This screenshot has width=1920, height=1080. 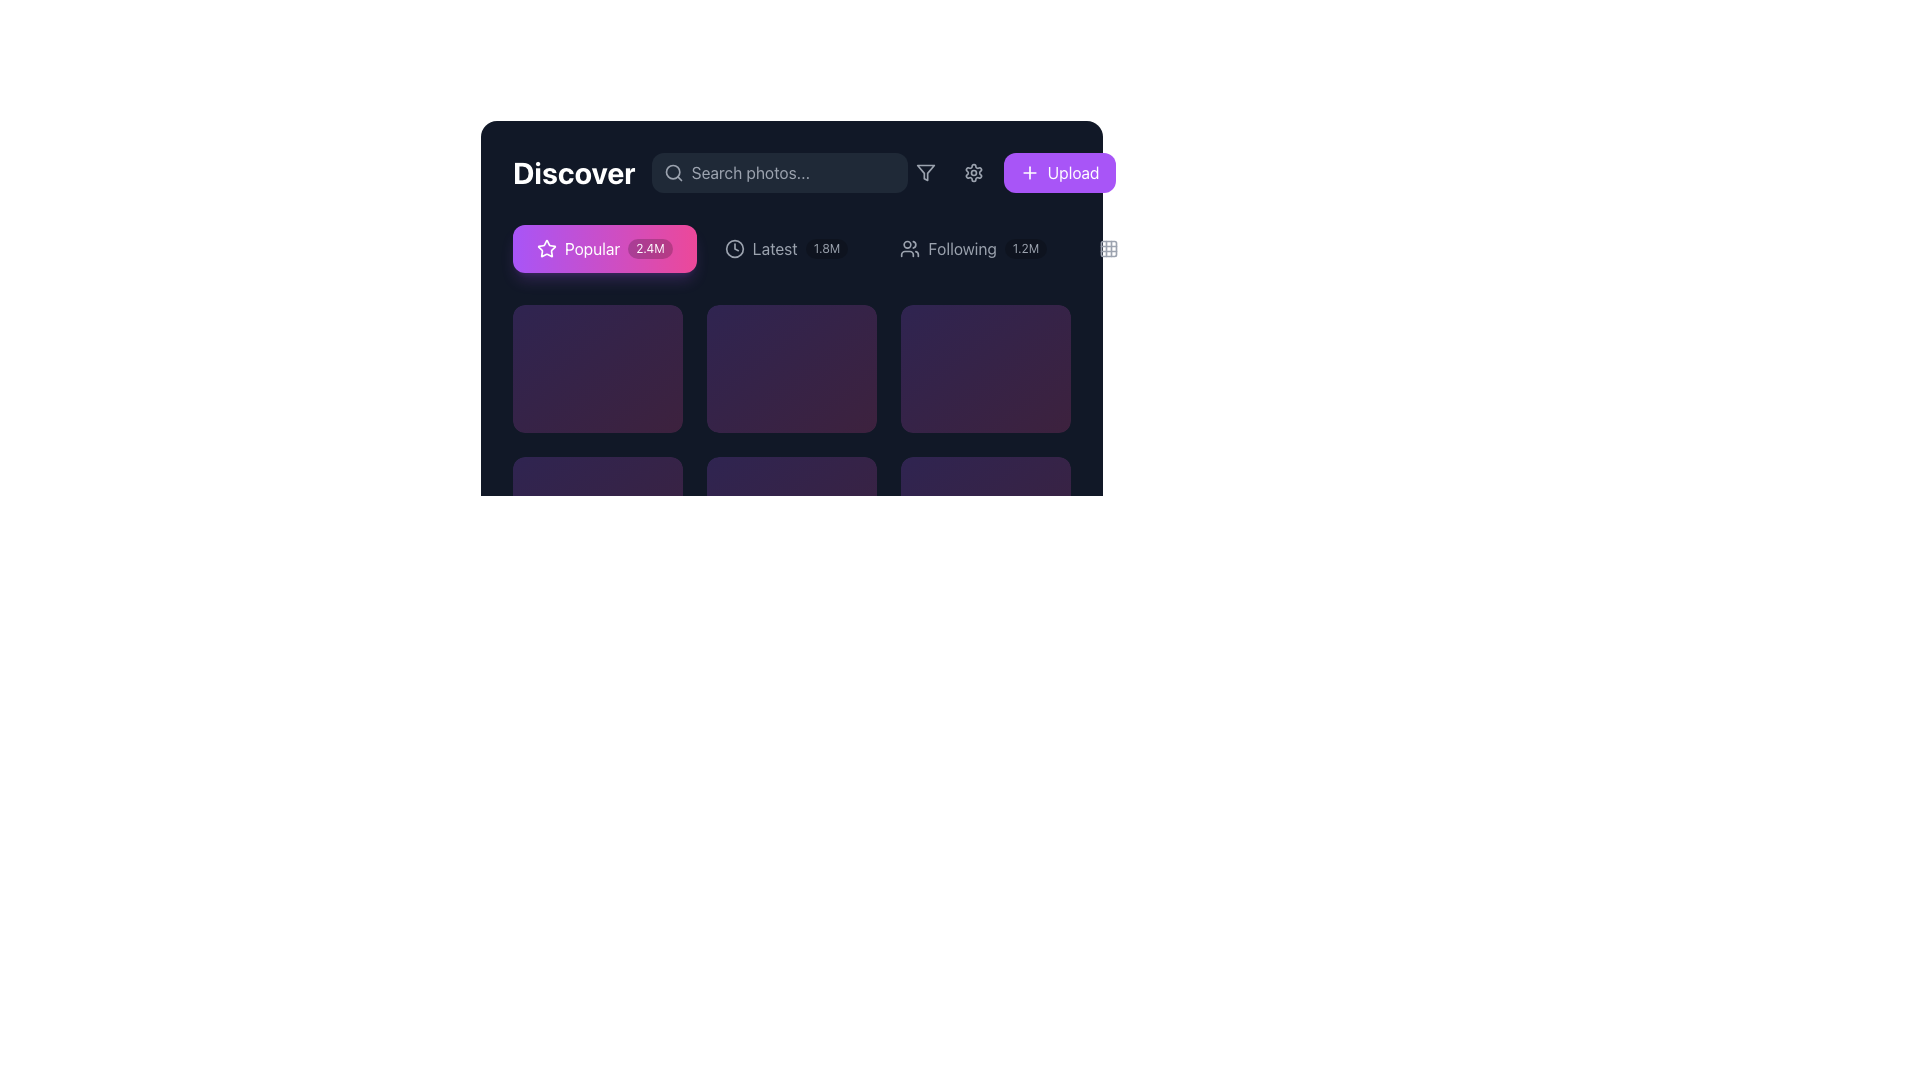 What do you see at coordinates (1108, 248) in the screenshot?
I see `the grid icon located in the leftmost section of the collection navigation, positioned immediately before the text label 'Collections'` at bounding box center [1108, 248].